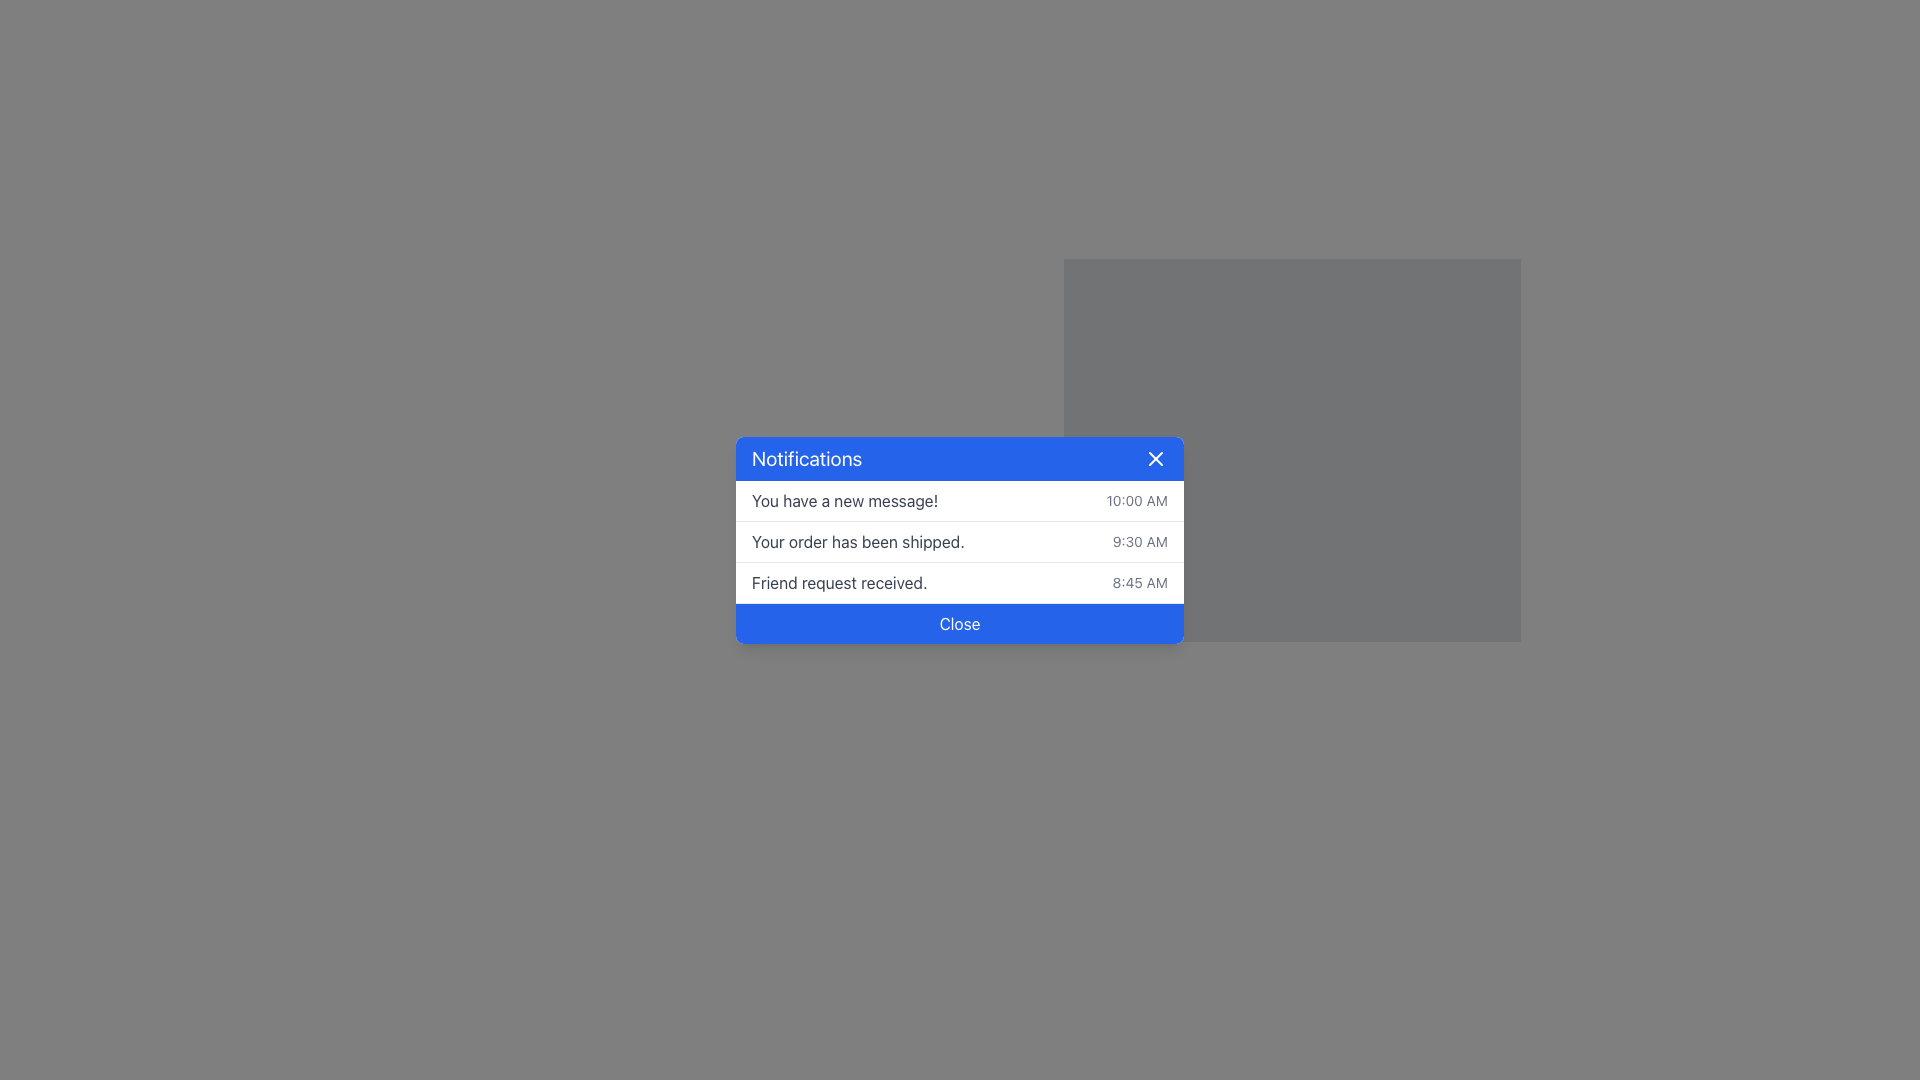 Image resolution: width=1920 pixels, height=1080 pixels. I want to click on the notification message that says 'Your order has been shipped.' which is the second item in the list of notifications, so click(960, 542).